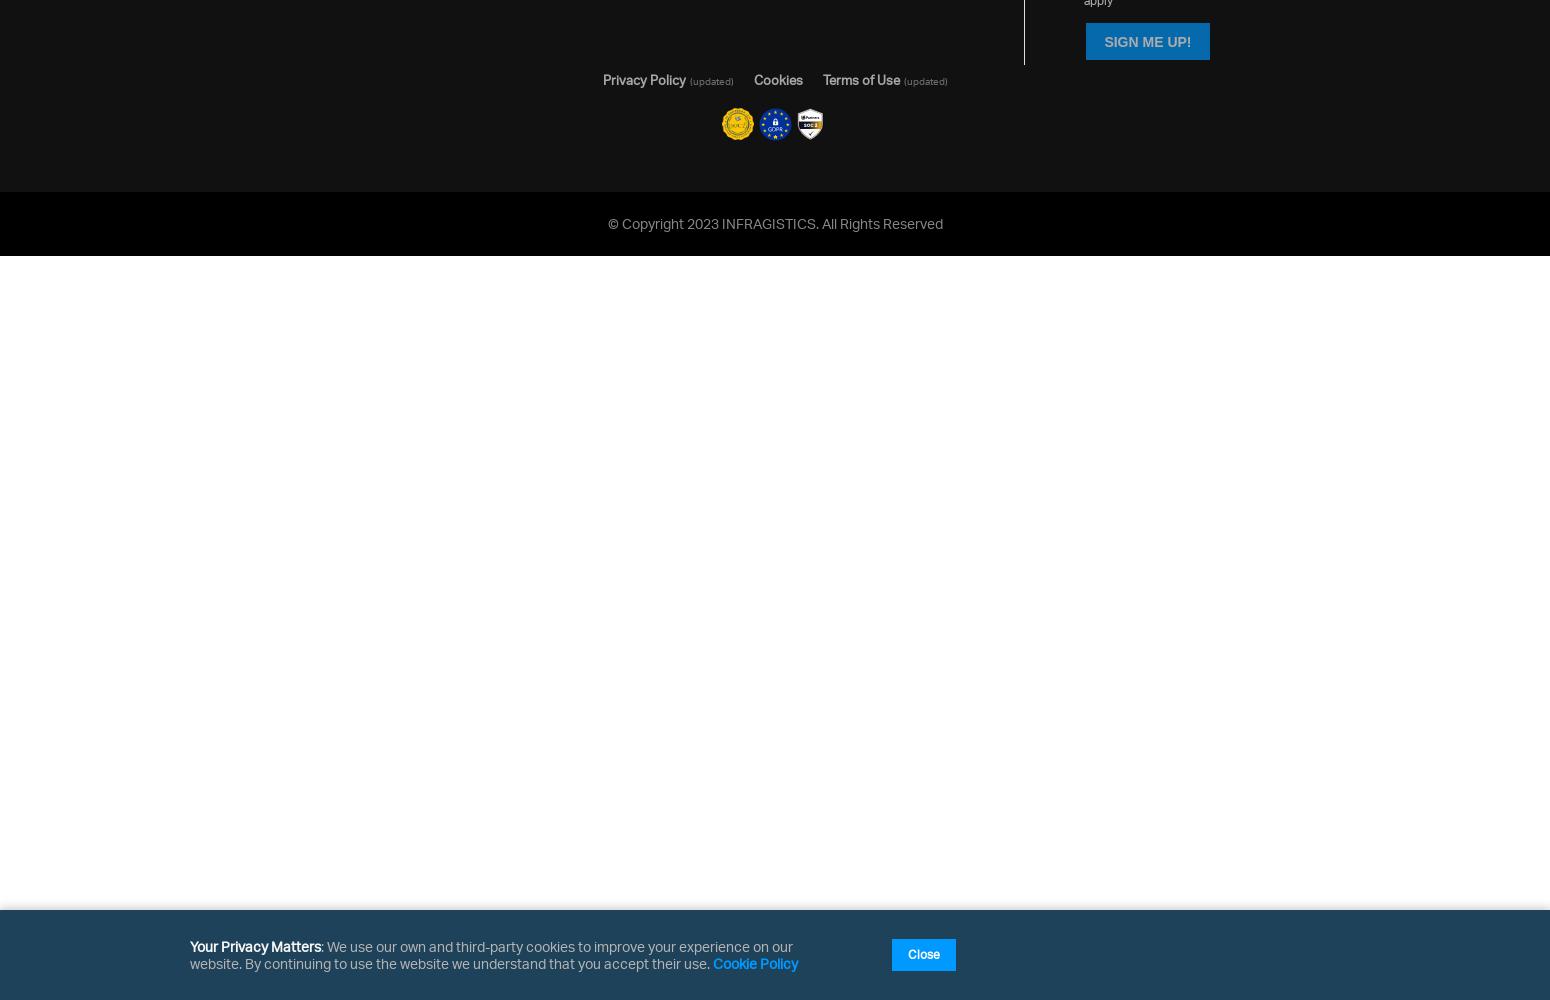 The width and height of the screenshot is (1550, 1000). Describe the element at coordinates (755, 962) in the screenshot. I see `'Cookie Policy'` at that location.